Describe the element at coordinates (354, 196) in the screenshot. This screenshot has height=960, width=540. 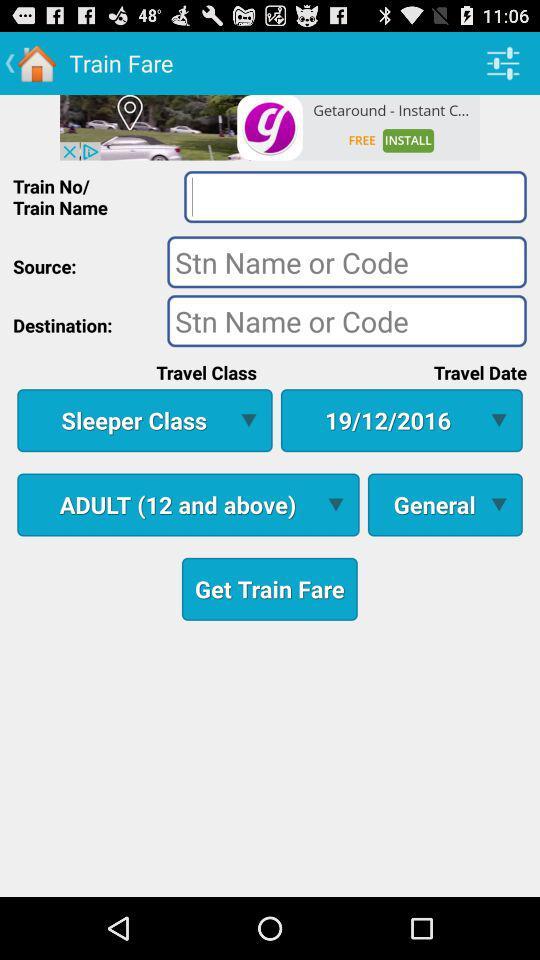
I see `search option` at that location.